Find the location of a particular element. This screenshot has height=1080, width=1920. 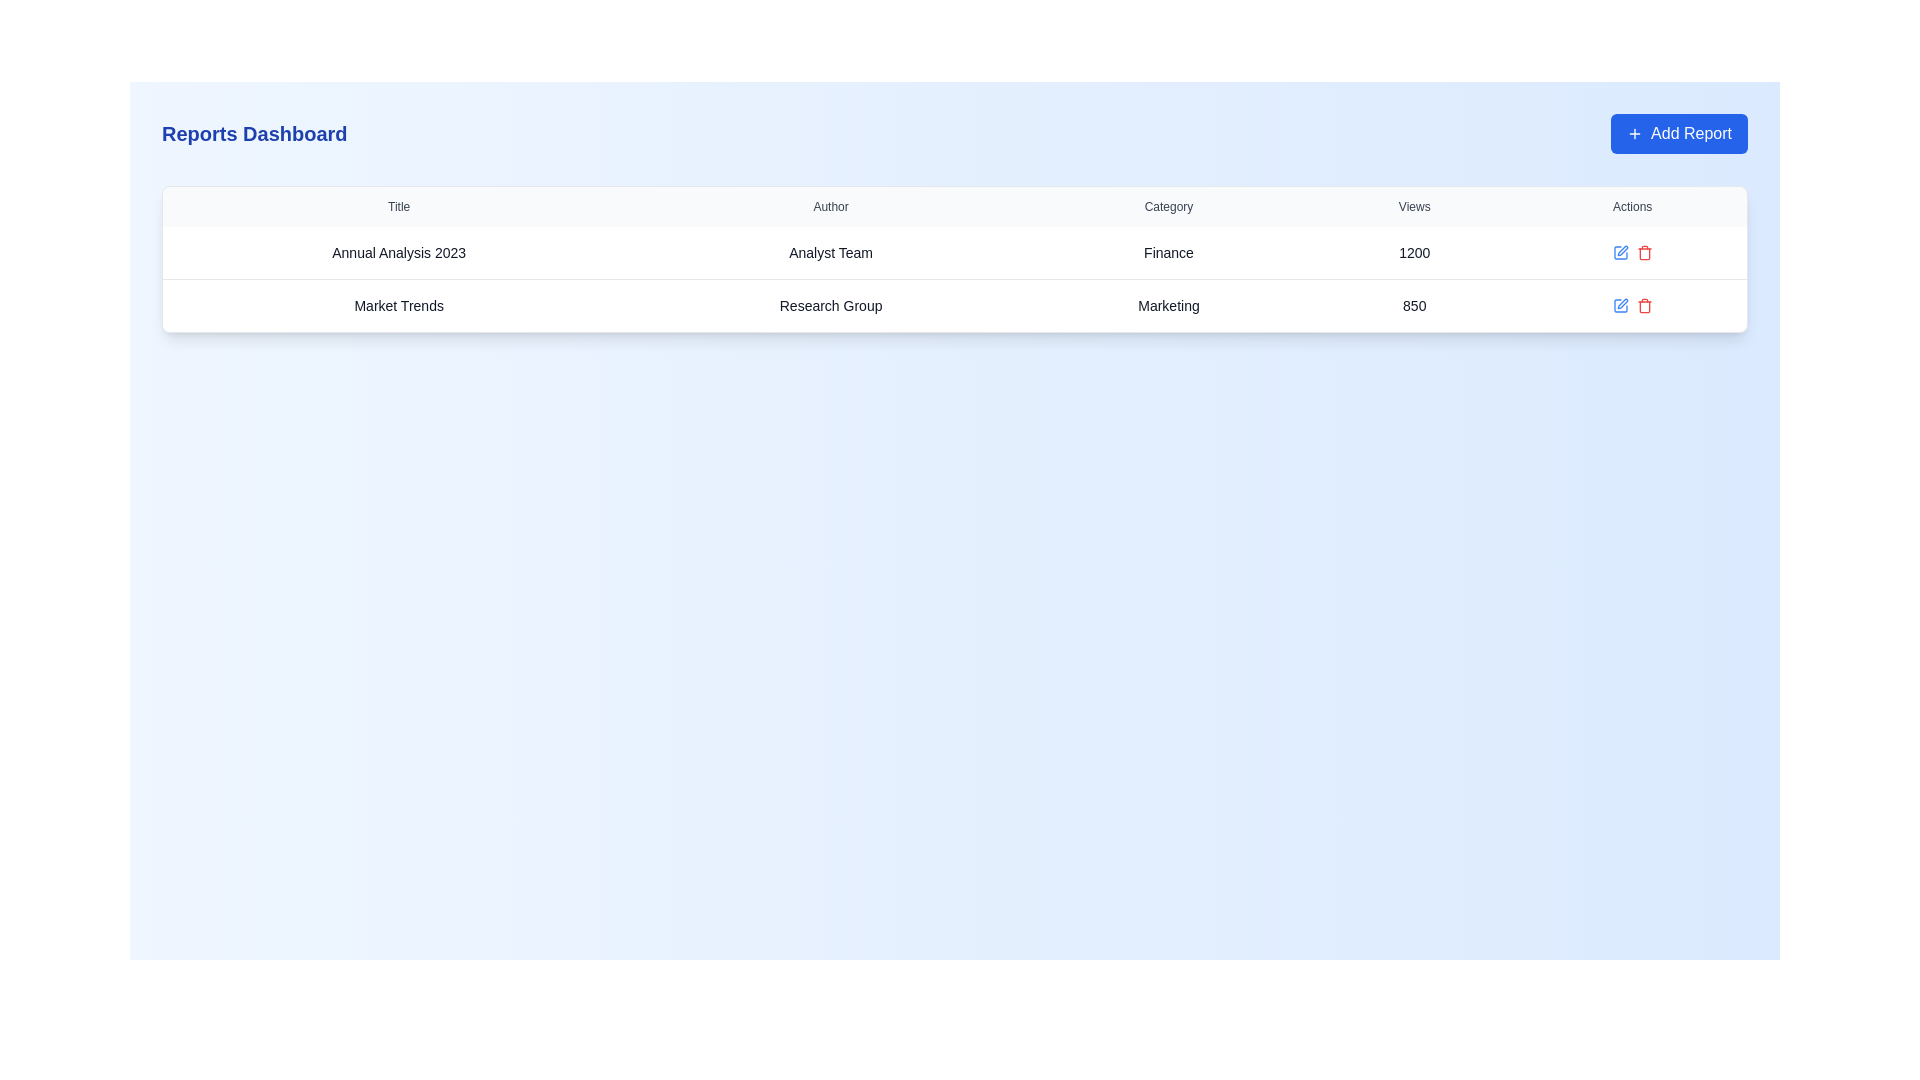

text from the 'Category' Text Label located in the second row of the table, which is horizontally aligned with the 'Author' column labeled 'Research Group' and the 'Views' column showing '850' is located at coordinates (1168, 305).